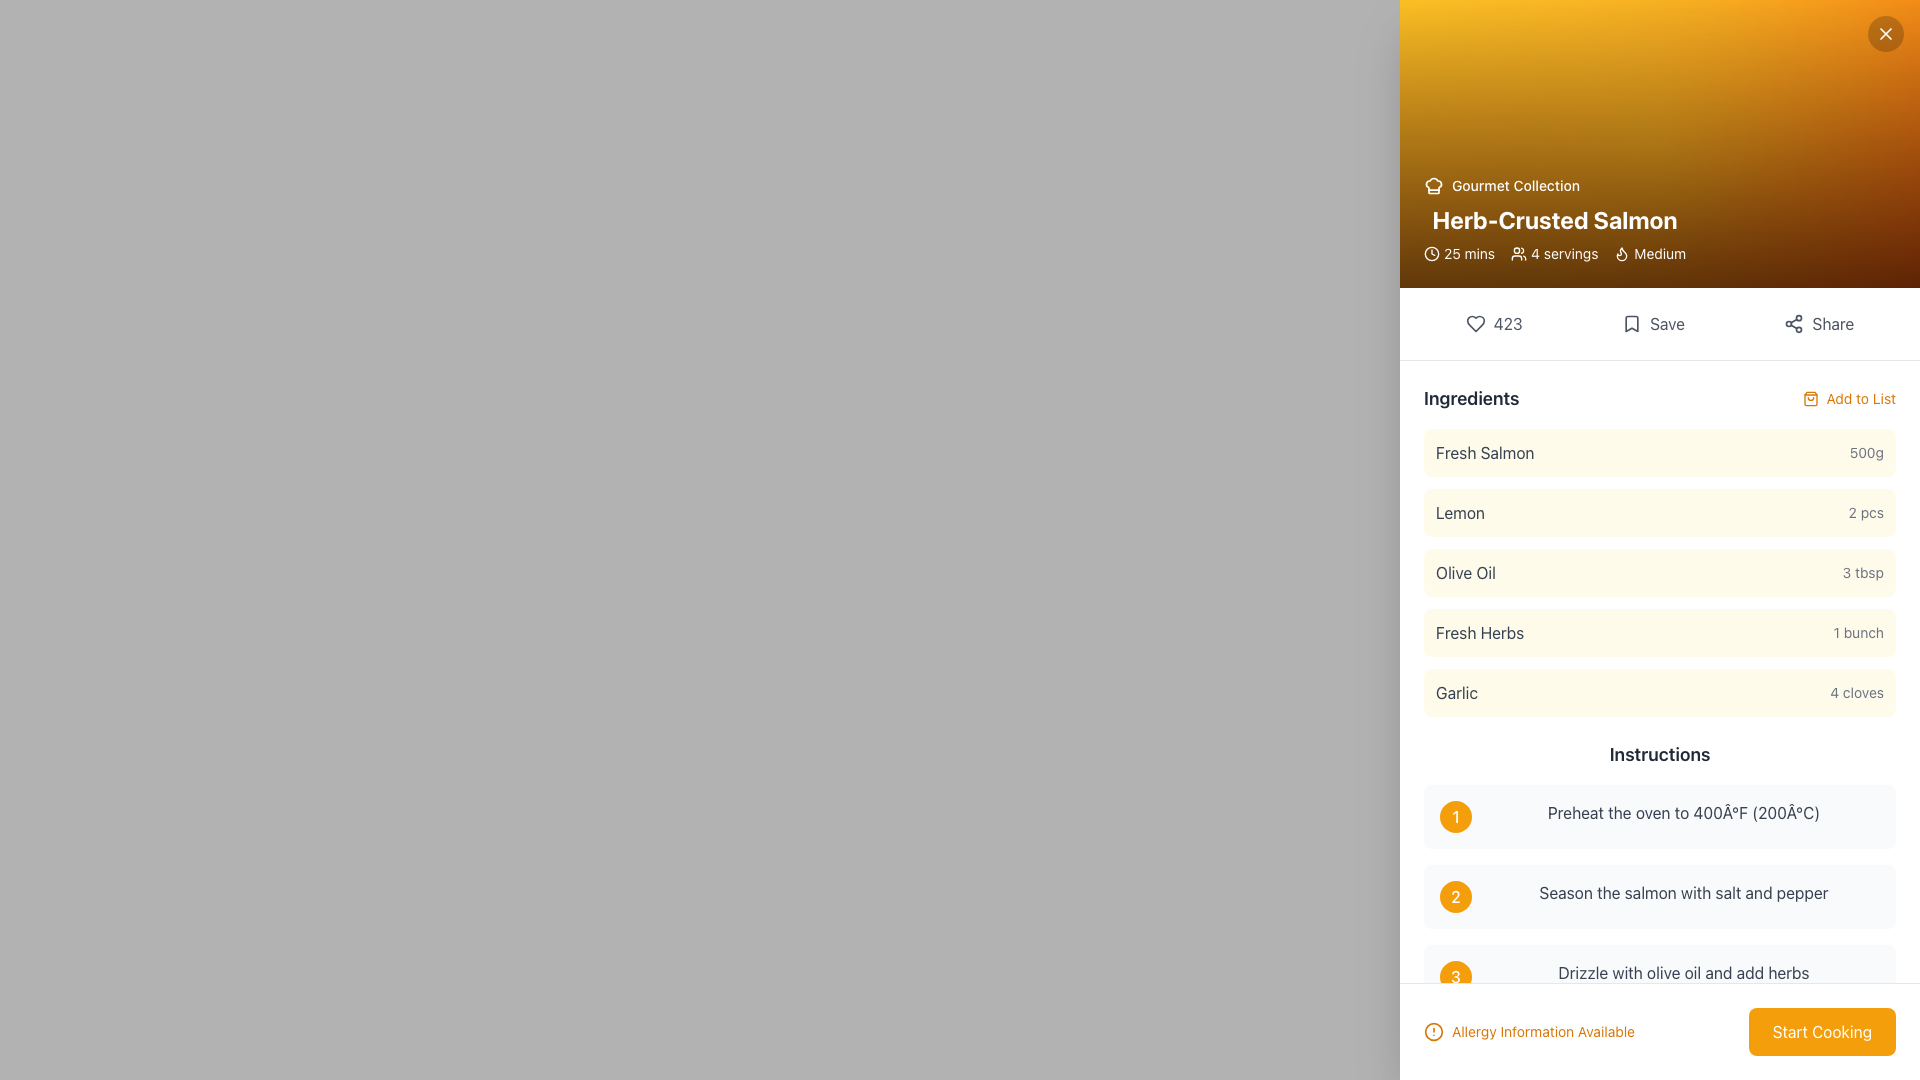 The height and width of the screenshot is (1080, 1920). Describe the element at coordinates (1822, 1032) in the screenshot. I see `the rectangular button with rounded corners and solid amber background labeled 'Start Cooking' to activate its hover effects` at that location.